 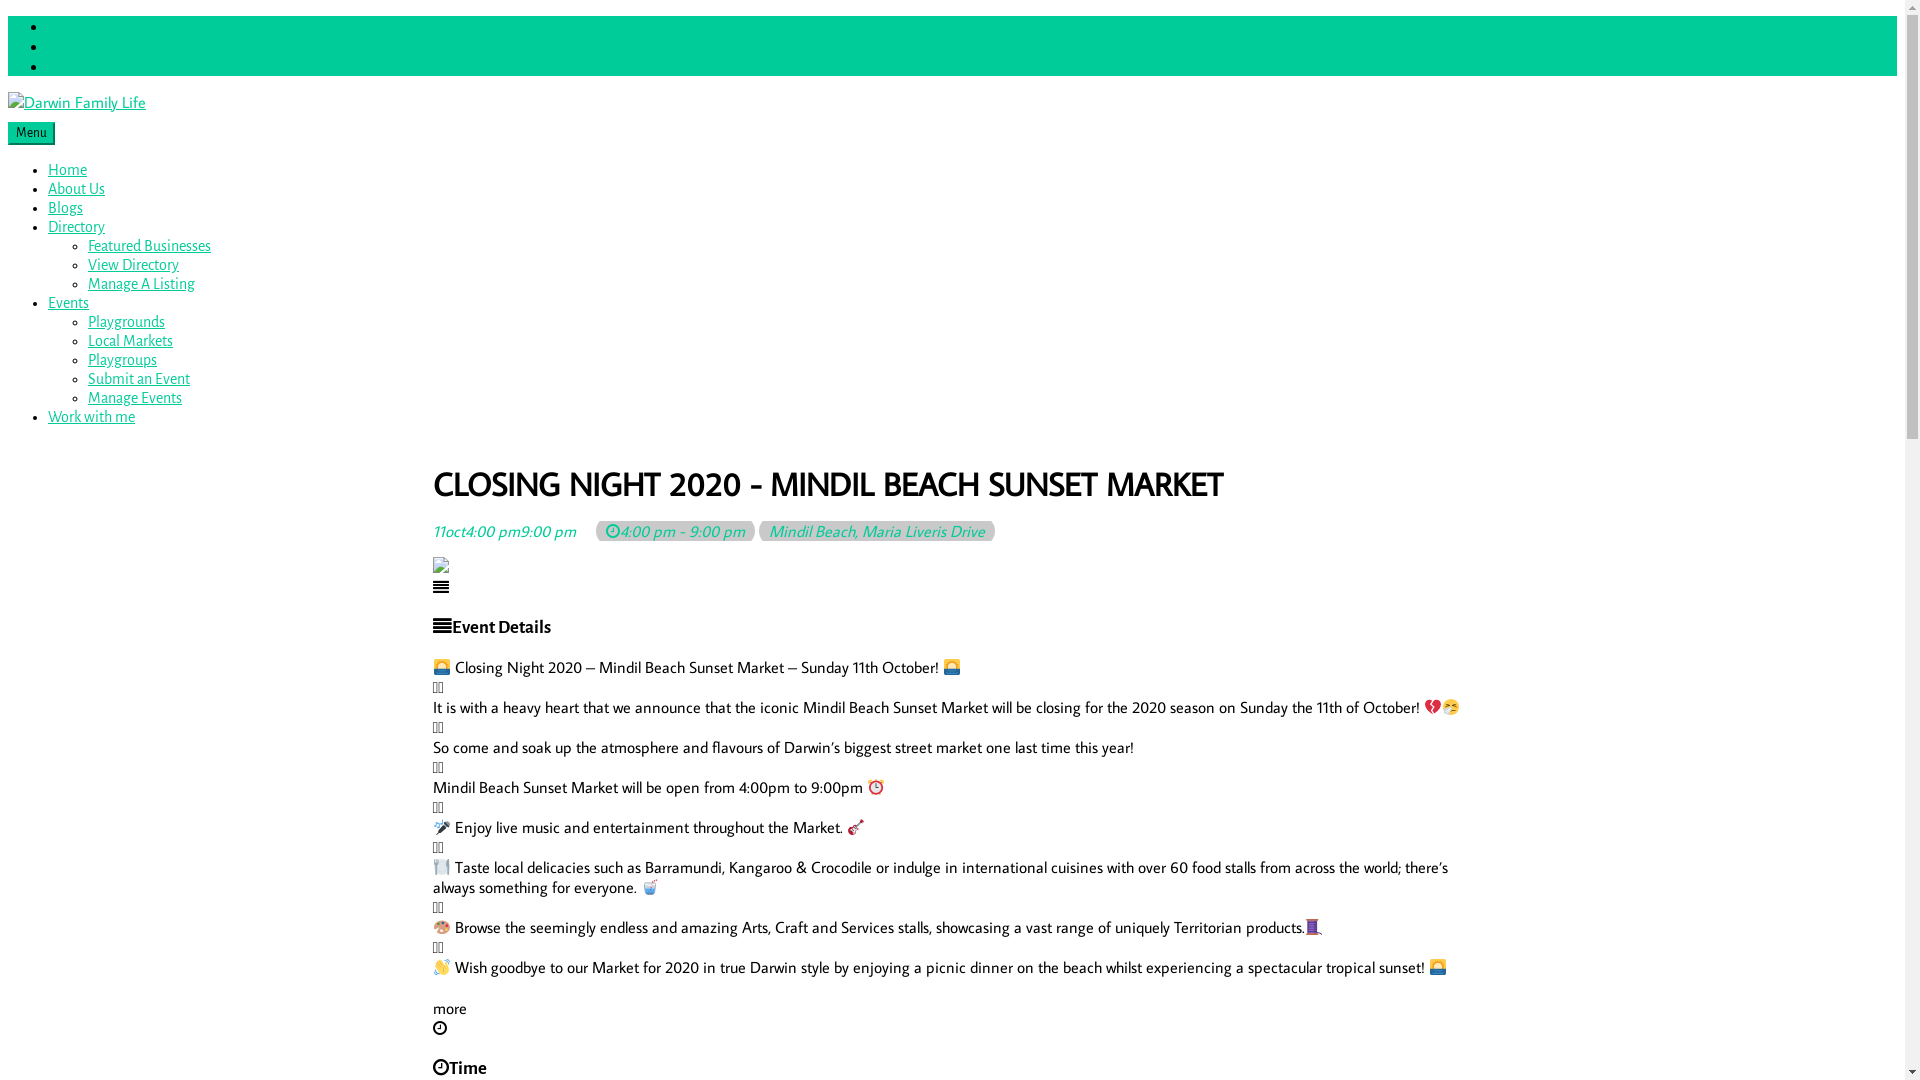 What do you see at coordinates (140, 284) in the screenshot?
I see `'Manage A Listing'` at bounding box center [140, 284].